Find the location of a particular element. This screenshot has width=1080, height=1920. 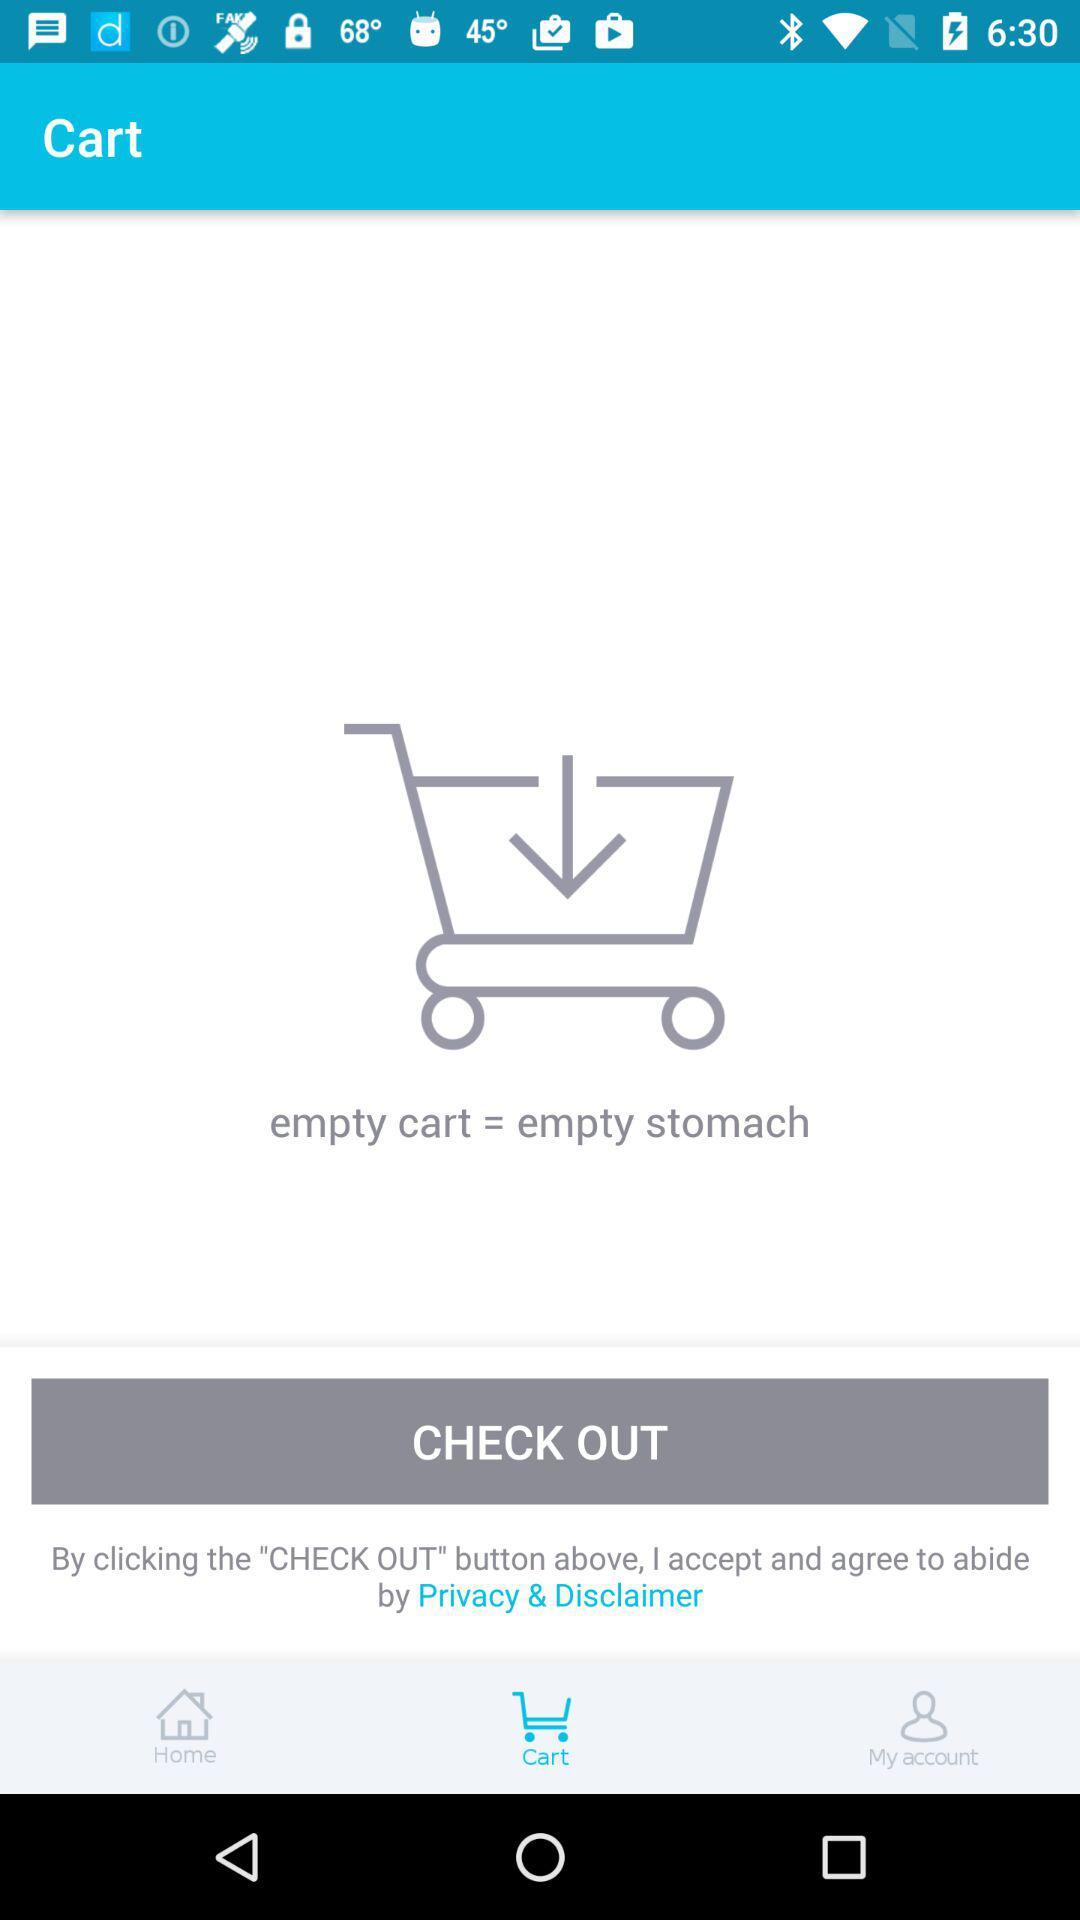

profile account is located at coordinates (898, 1727).